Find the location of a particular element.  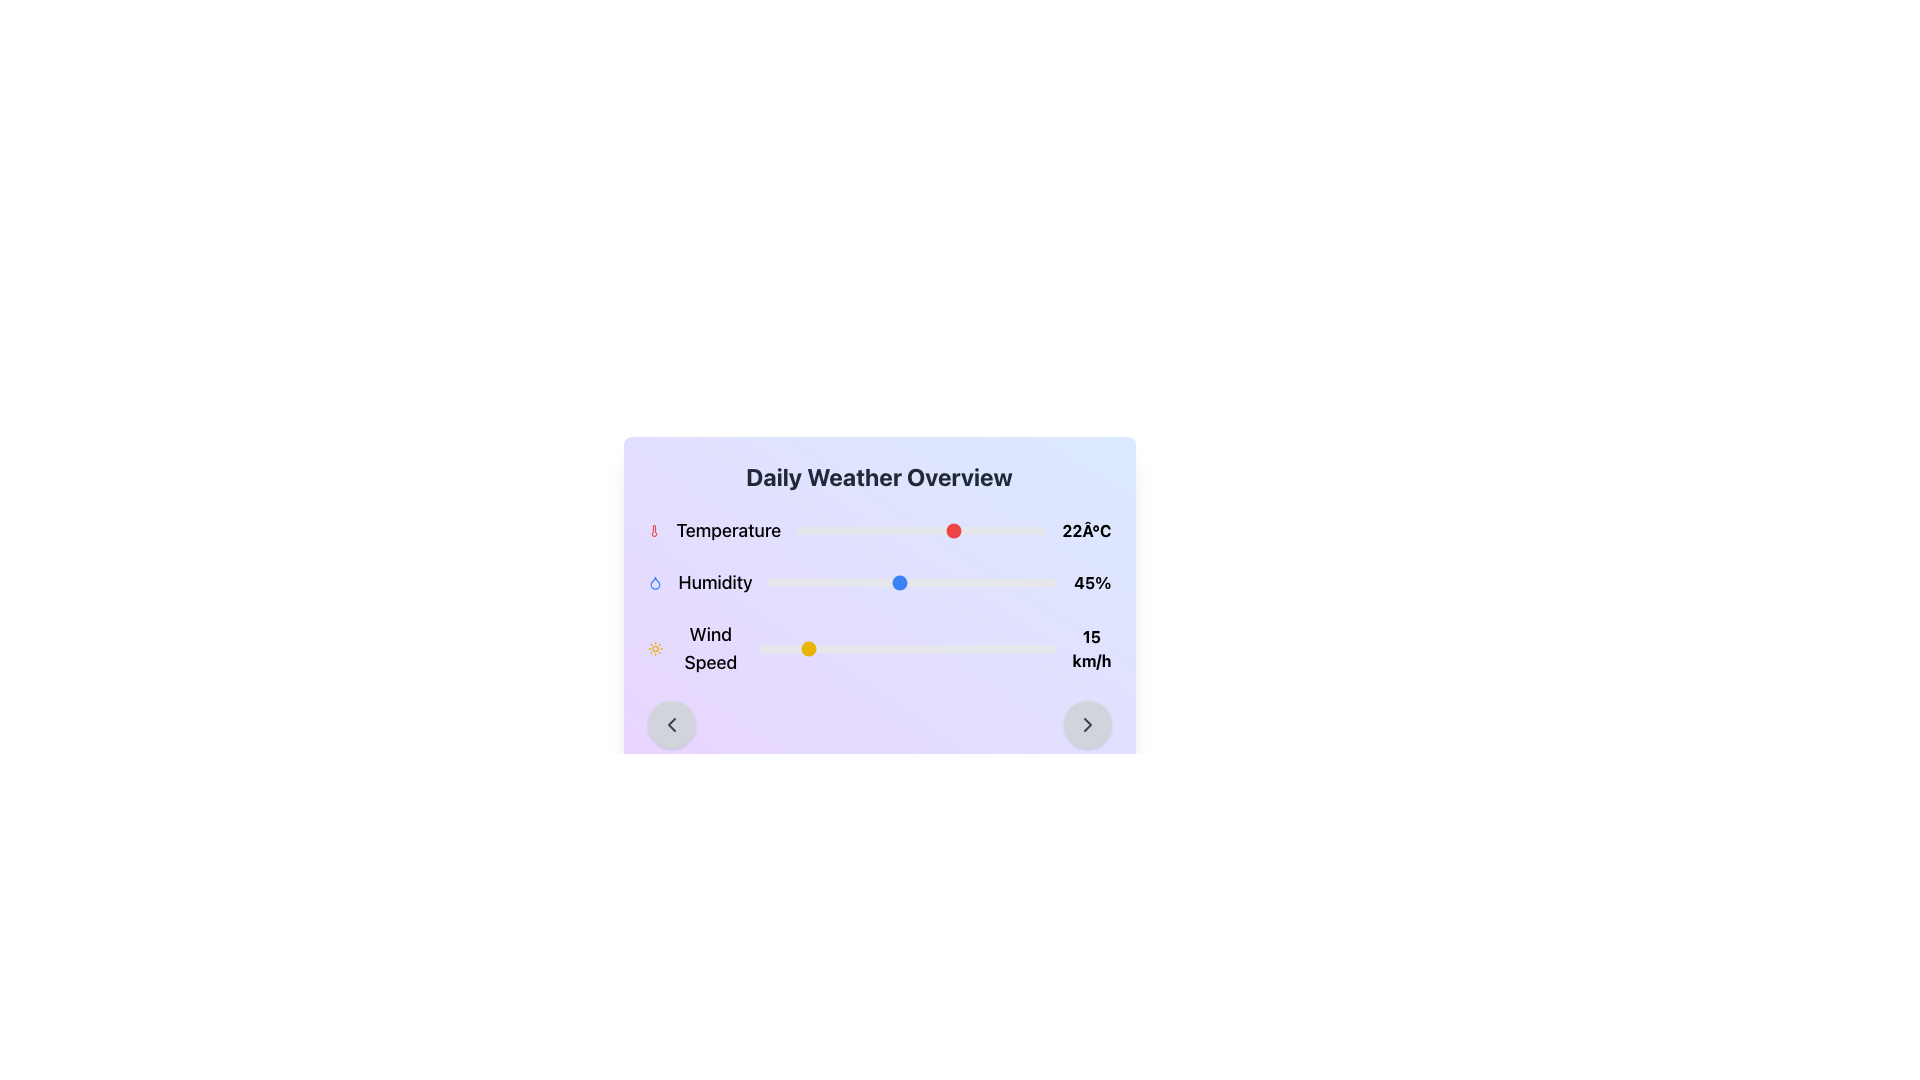

the Temperature slider is located at coordinates (981, 530).